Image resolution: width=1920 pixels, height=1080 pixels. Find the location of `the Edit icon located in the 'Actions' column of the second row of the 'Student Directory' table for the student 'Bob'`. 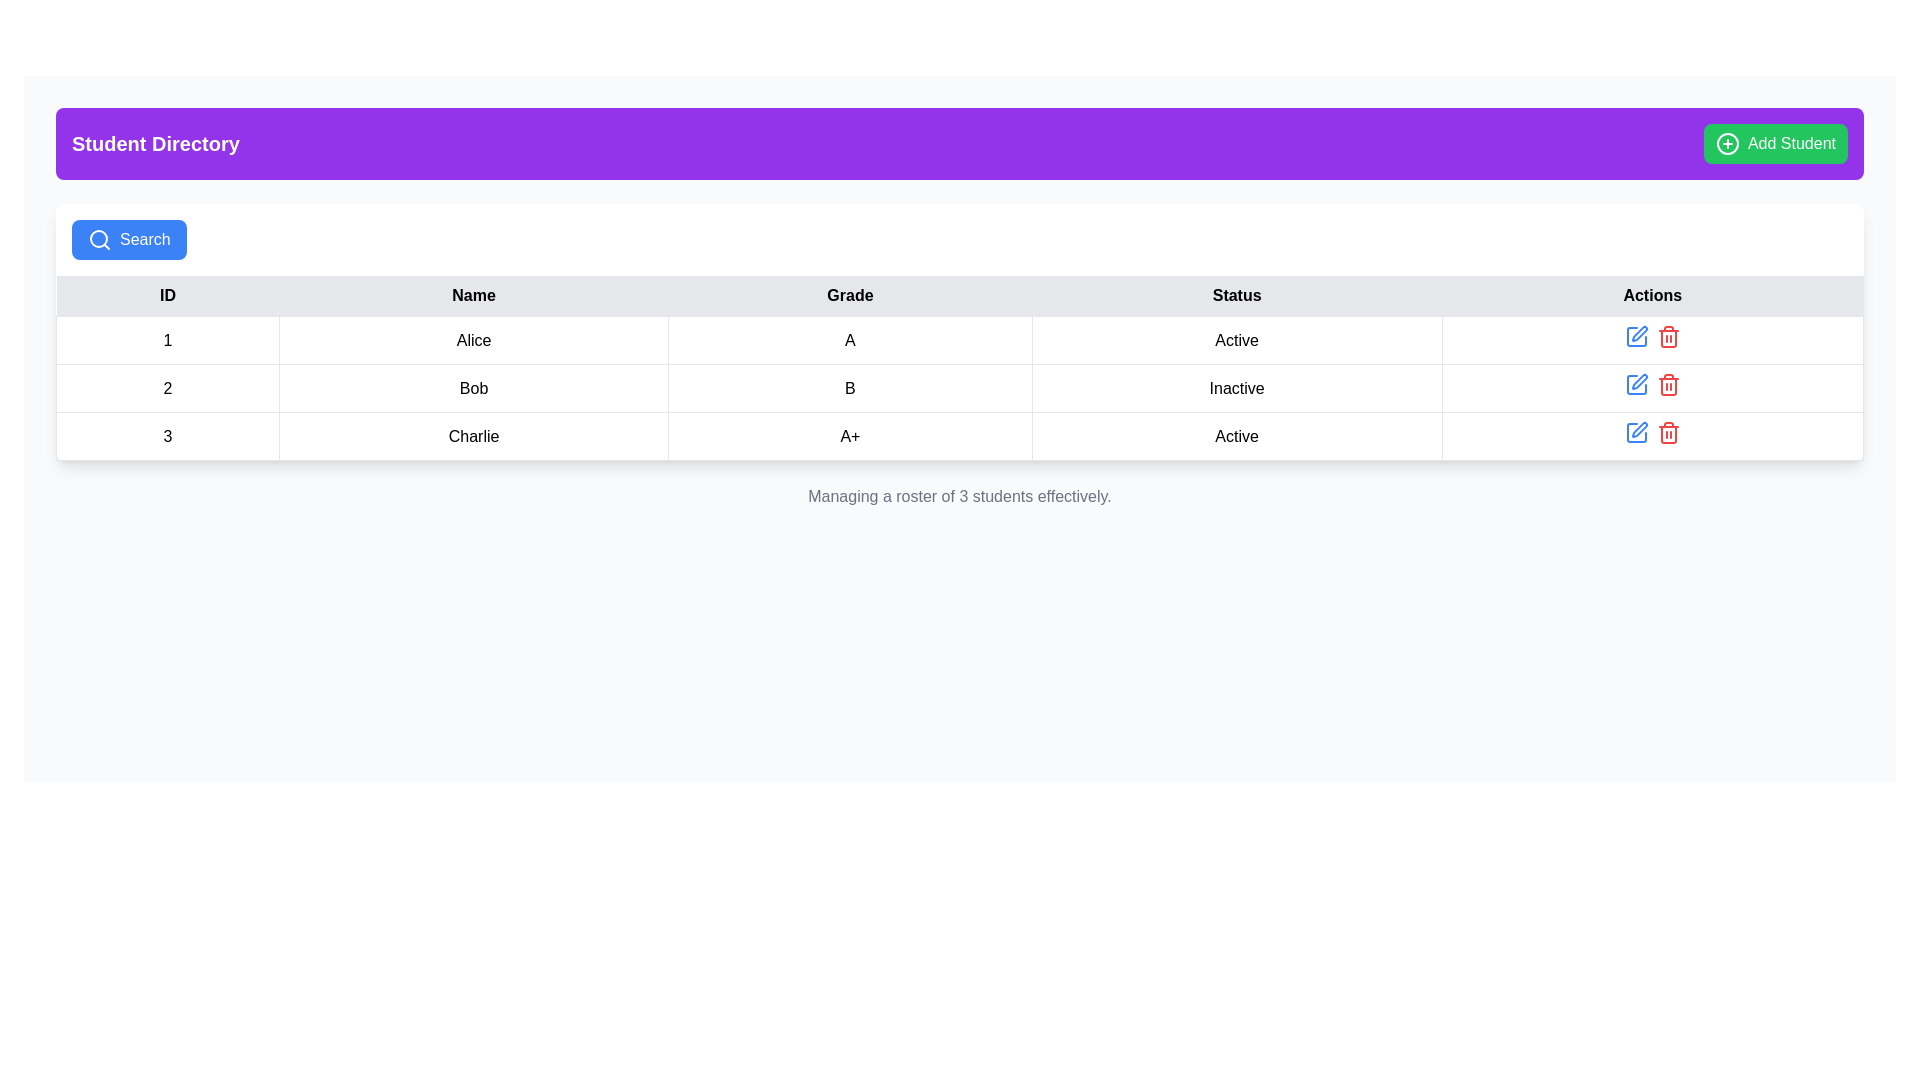

the Edit icon located in the 'Actions' column of the second row of the 'Student Directory' table for the student 'Bob' is located at coordinates (1636, 335).